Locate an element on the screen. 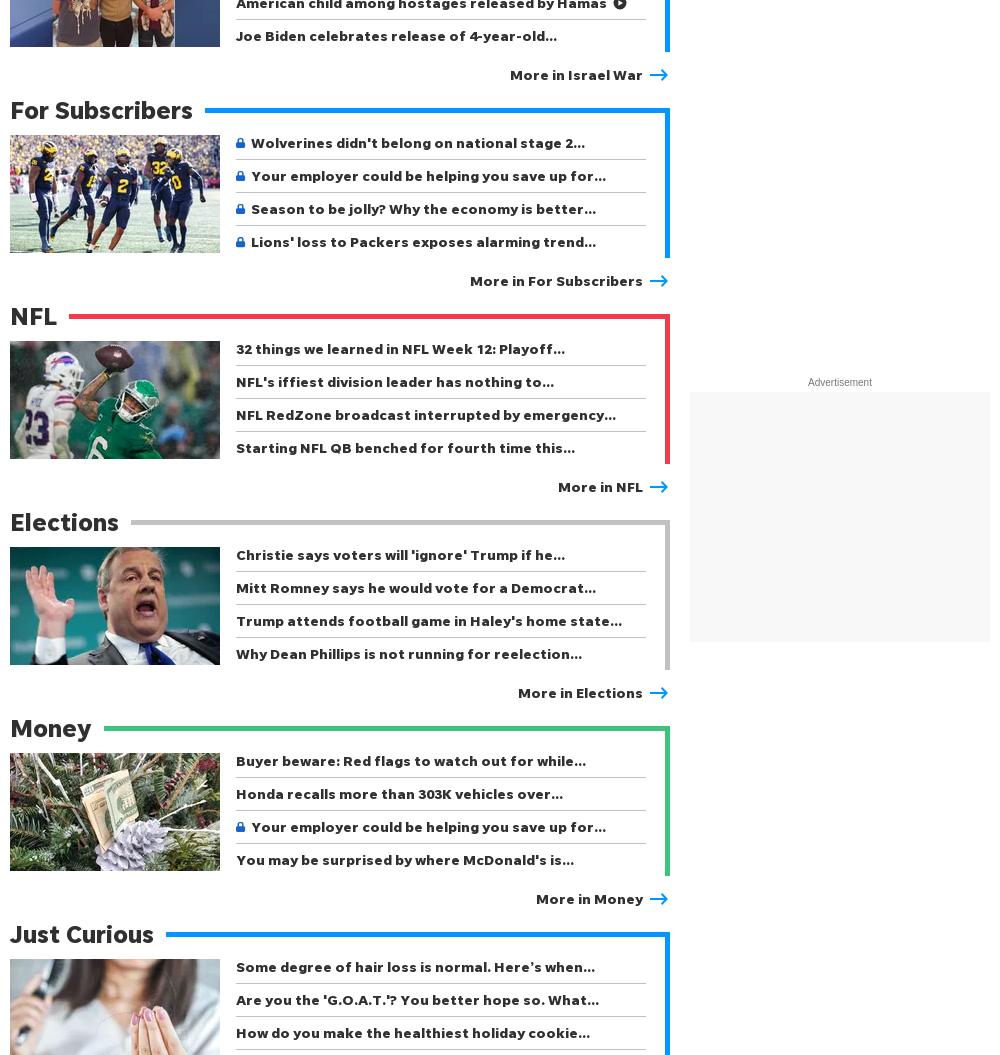 The height and width of the screenshot is (1055, 1000). 'Why Dean Phillips is not running for reelection…' is located at coordinates (409, 652).